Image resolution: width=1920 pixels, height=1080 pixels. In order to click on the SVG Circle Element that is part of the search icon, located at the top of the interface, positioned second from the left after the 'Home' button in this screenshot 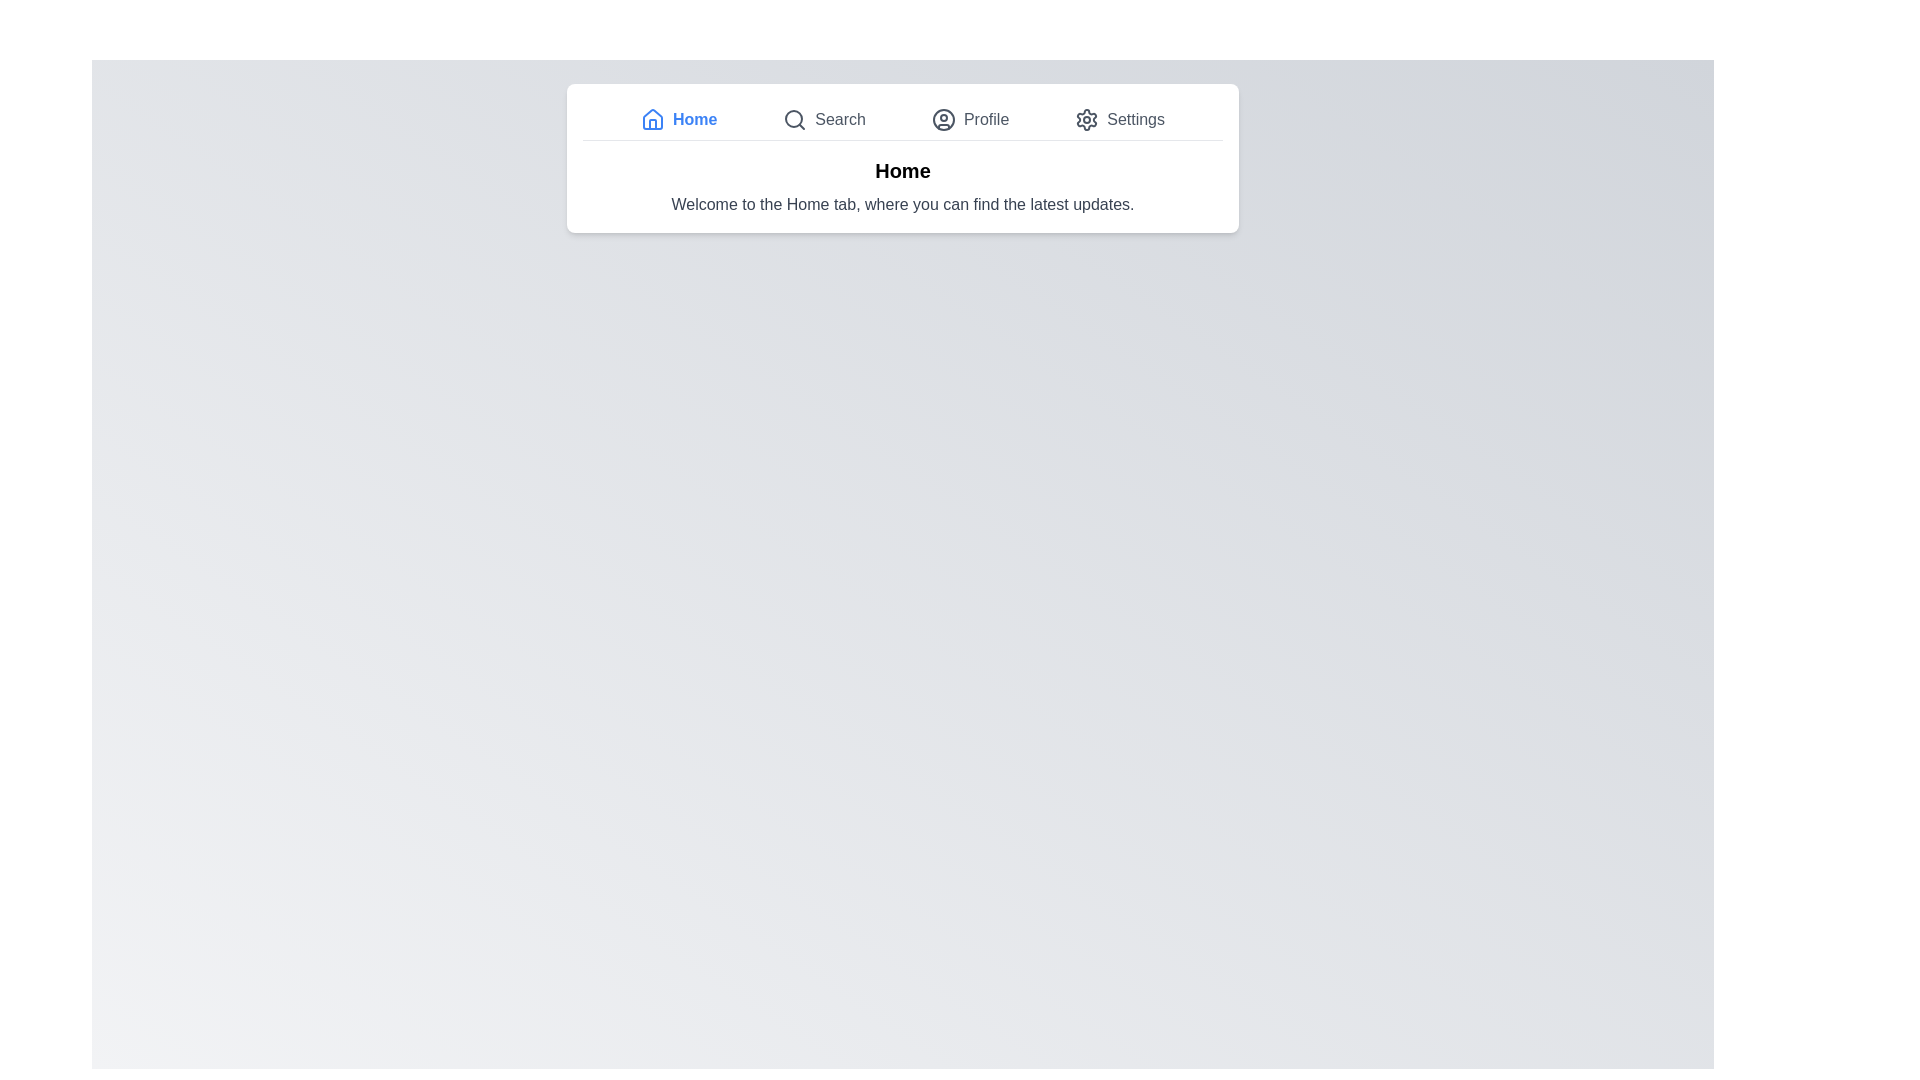, I will do `click(793, 119)`.